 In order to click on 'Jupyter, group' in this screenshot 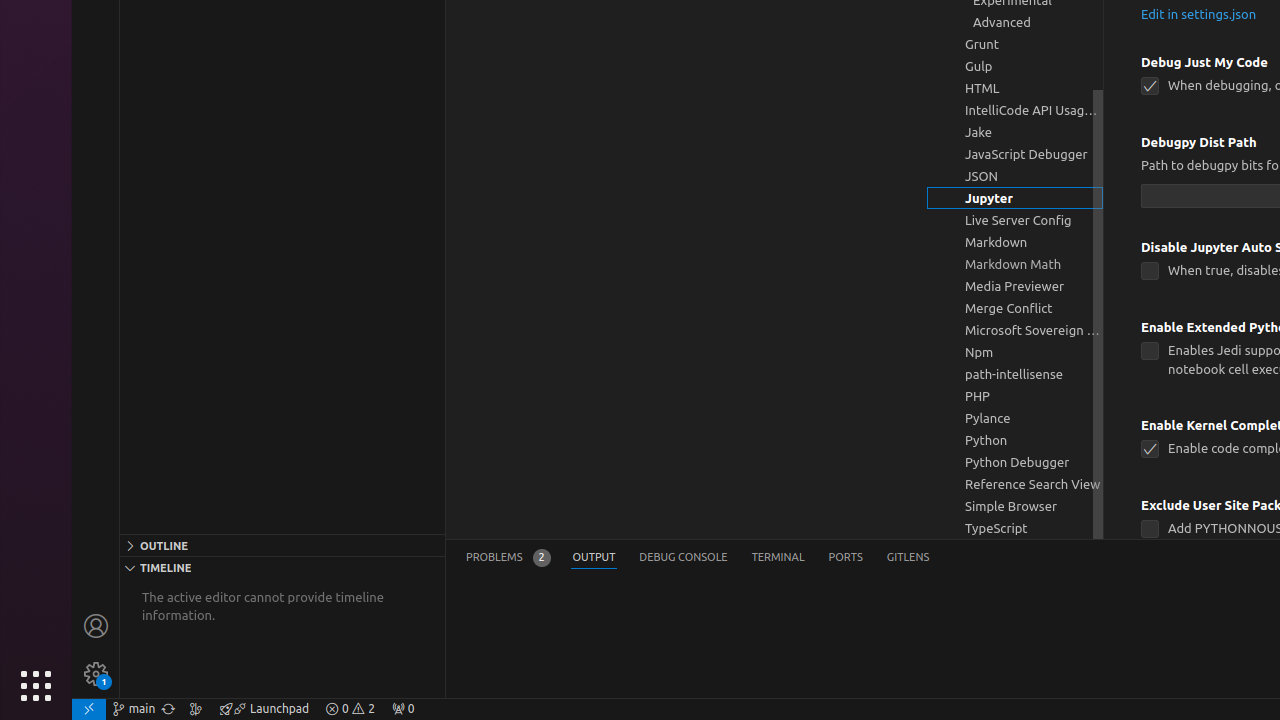, I will do `click(1015, 198)`.